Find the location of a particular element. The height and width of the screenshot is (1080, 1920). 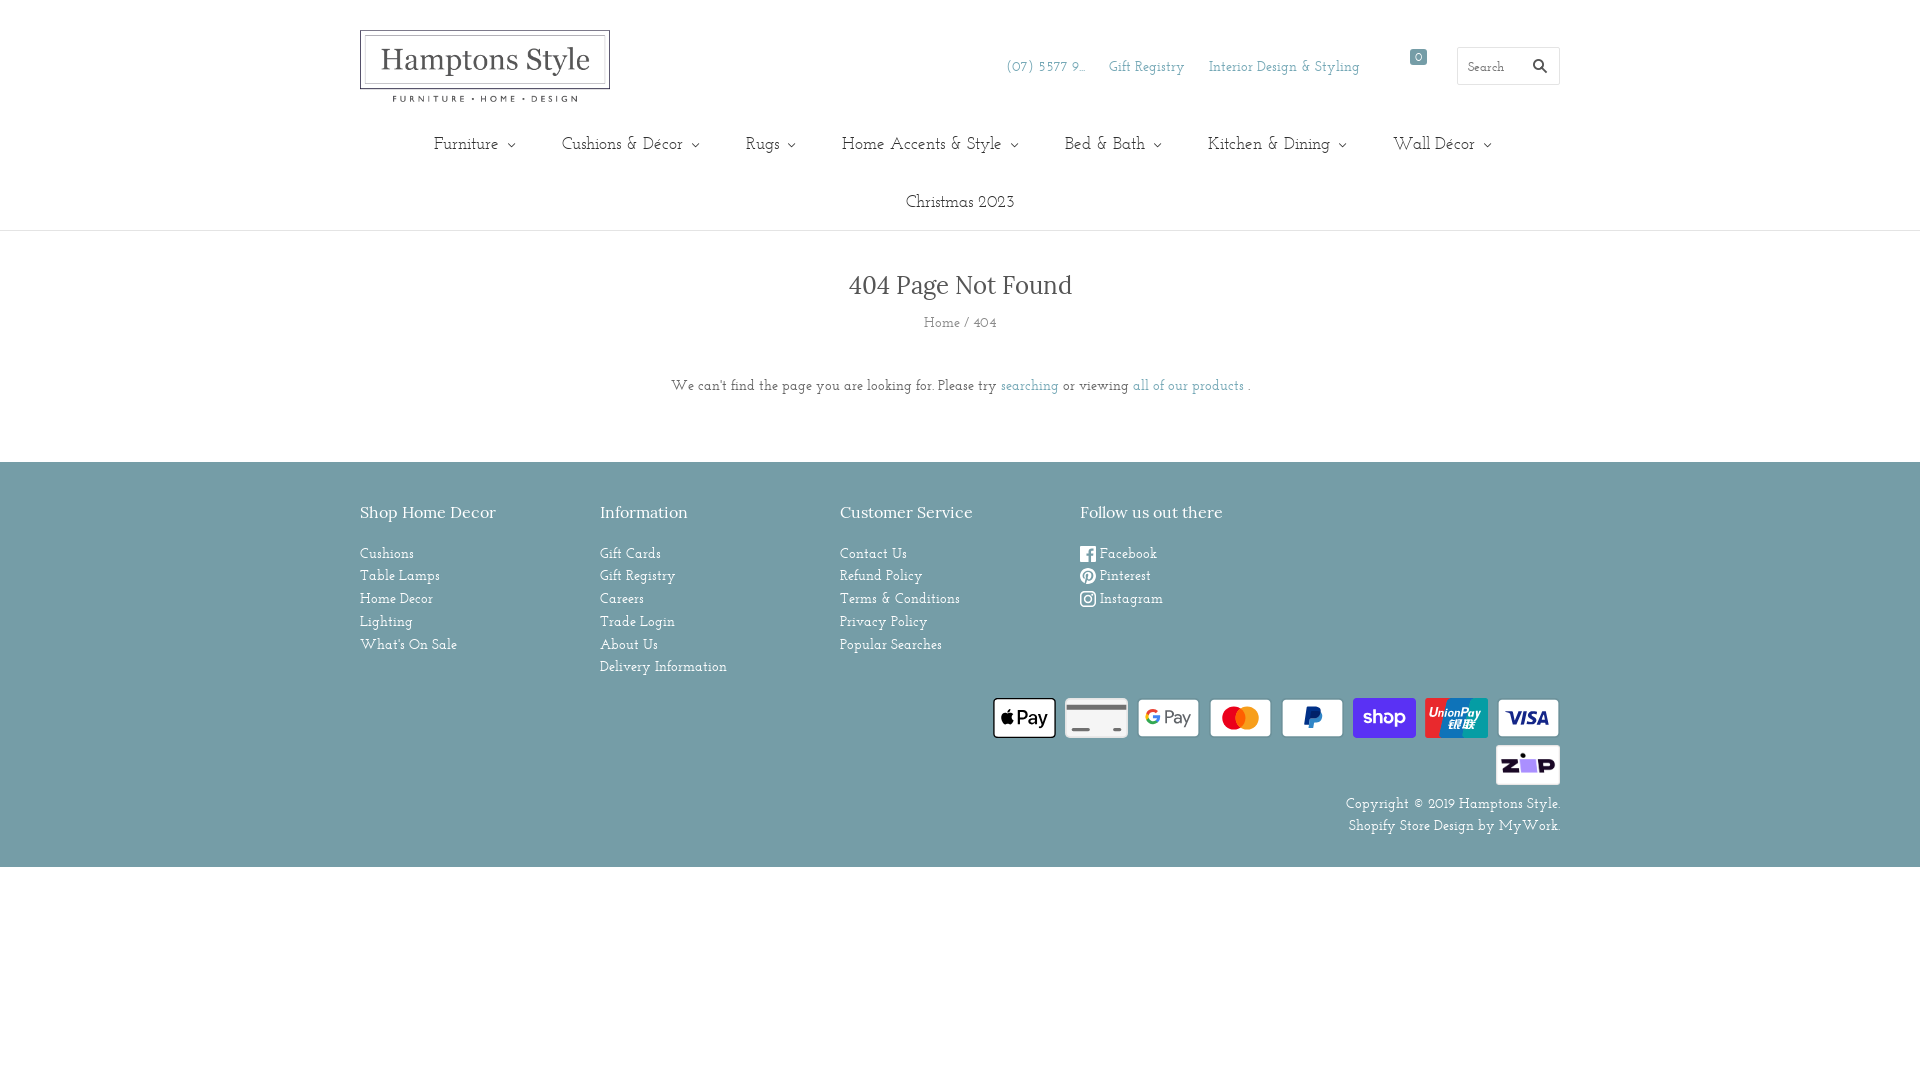

'What's On Sale' is located at coordinates (407, 643).